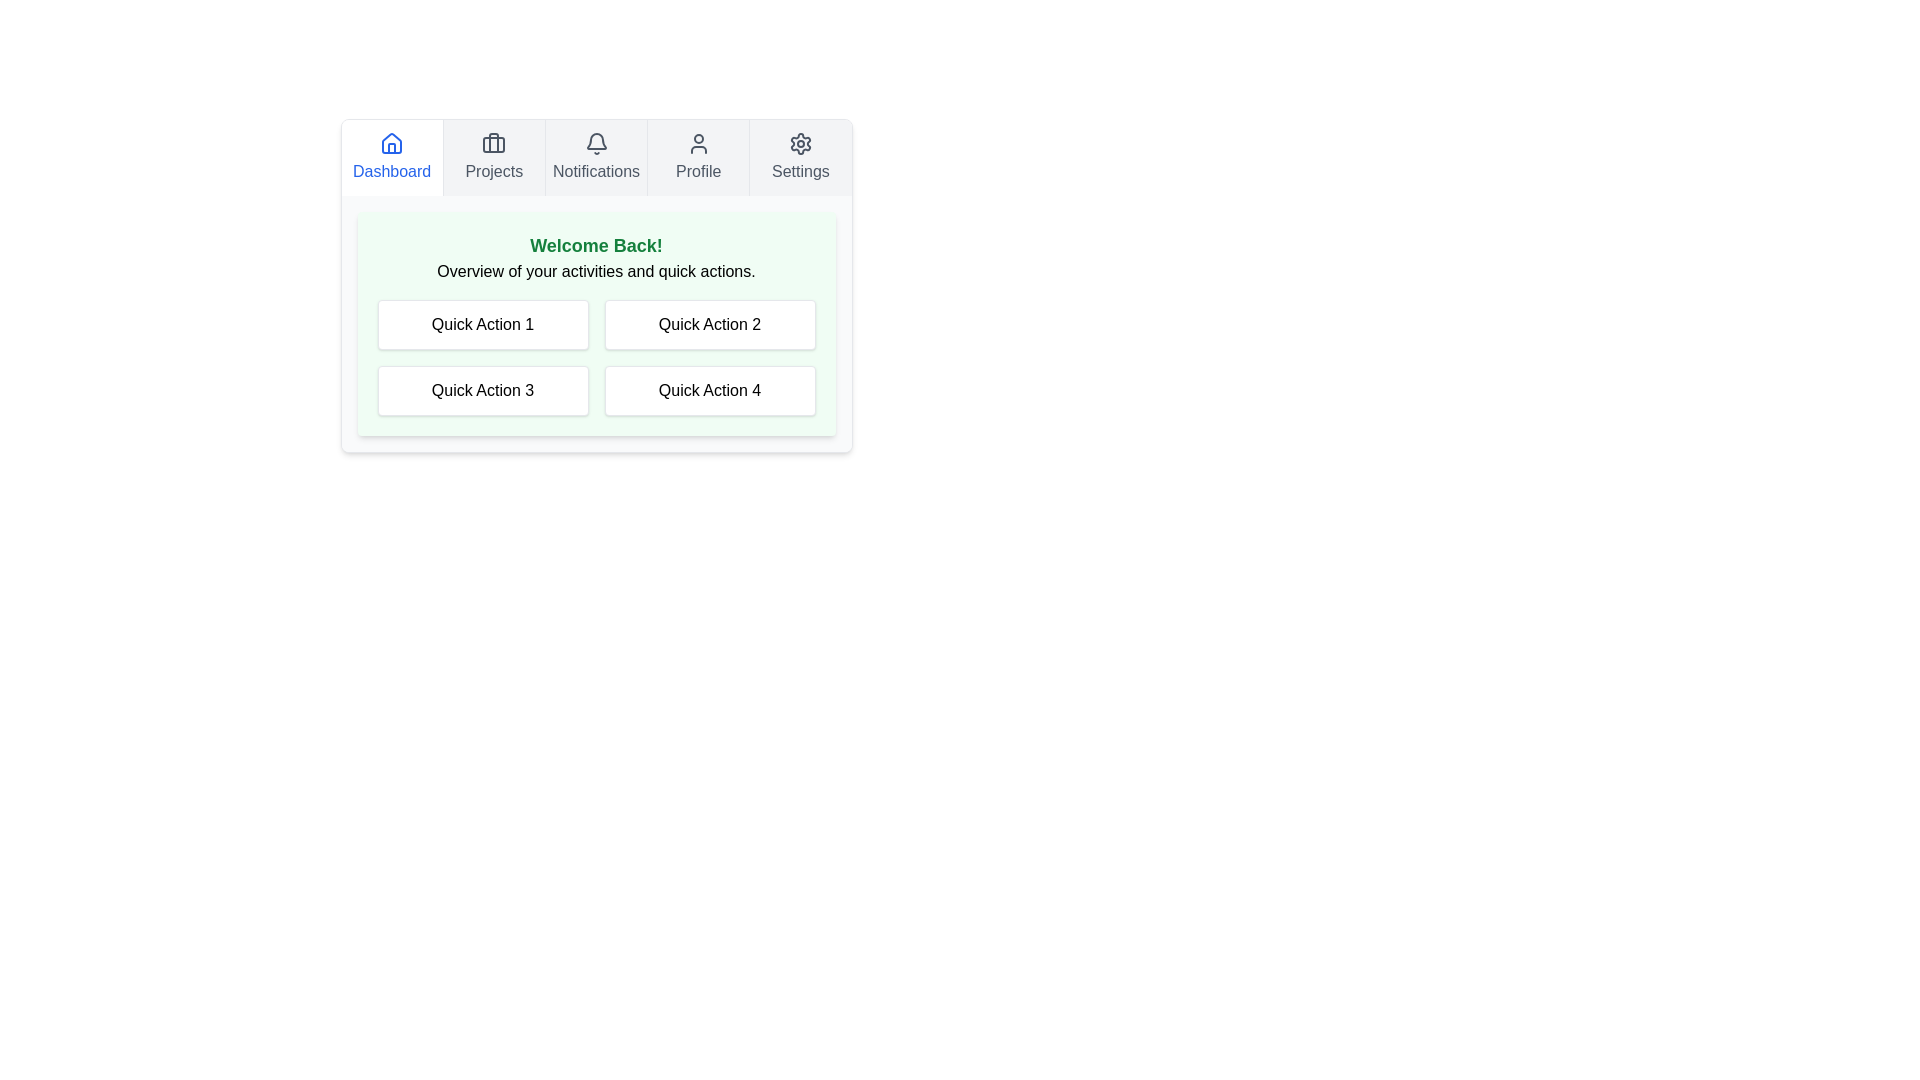 The width and height of the screenshot is (1920, 1080). Describe the element at coordinates (494, 157) in the screenshot. I see `the 'Projects' text label with associated icon in the navigation bar` at that location.